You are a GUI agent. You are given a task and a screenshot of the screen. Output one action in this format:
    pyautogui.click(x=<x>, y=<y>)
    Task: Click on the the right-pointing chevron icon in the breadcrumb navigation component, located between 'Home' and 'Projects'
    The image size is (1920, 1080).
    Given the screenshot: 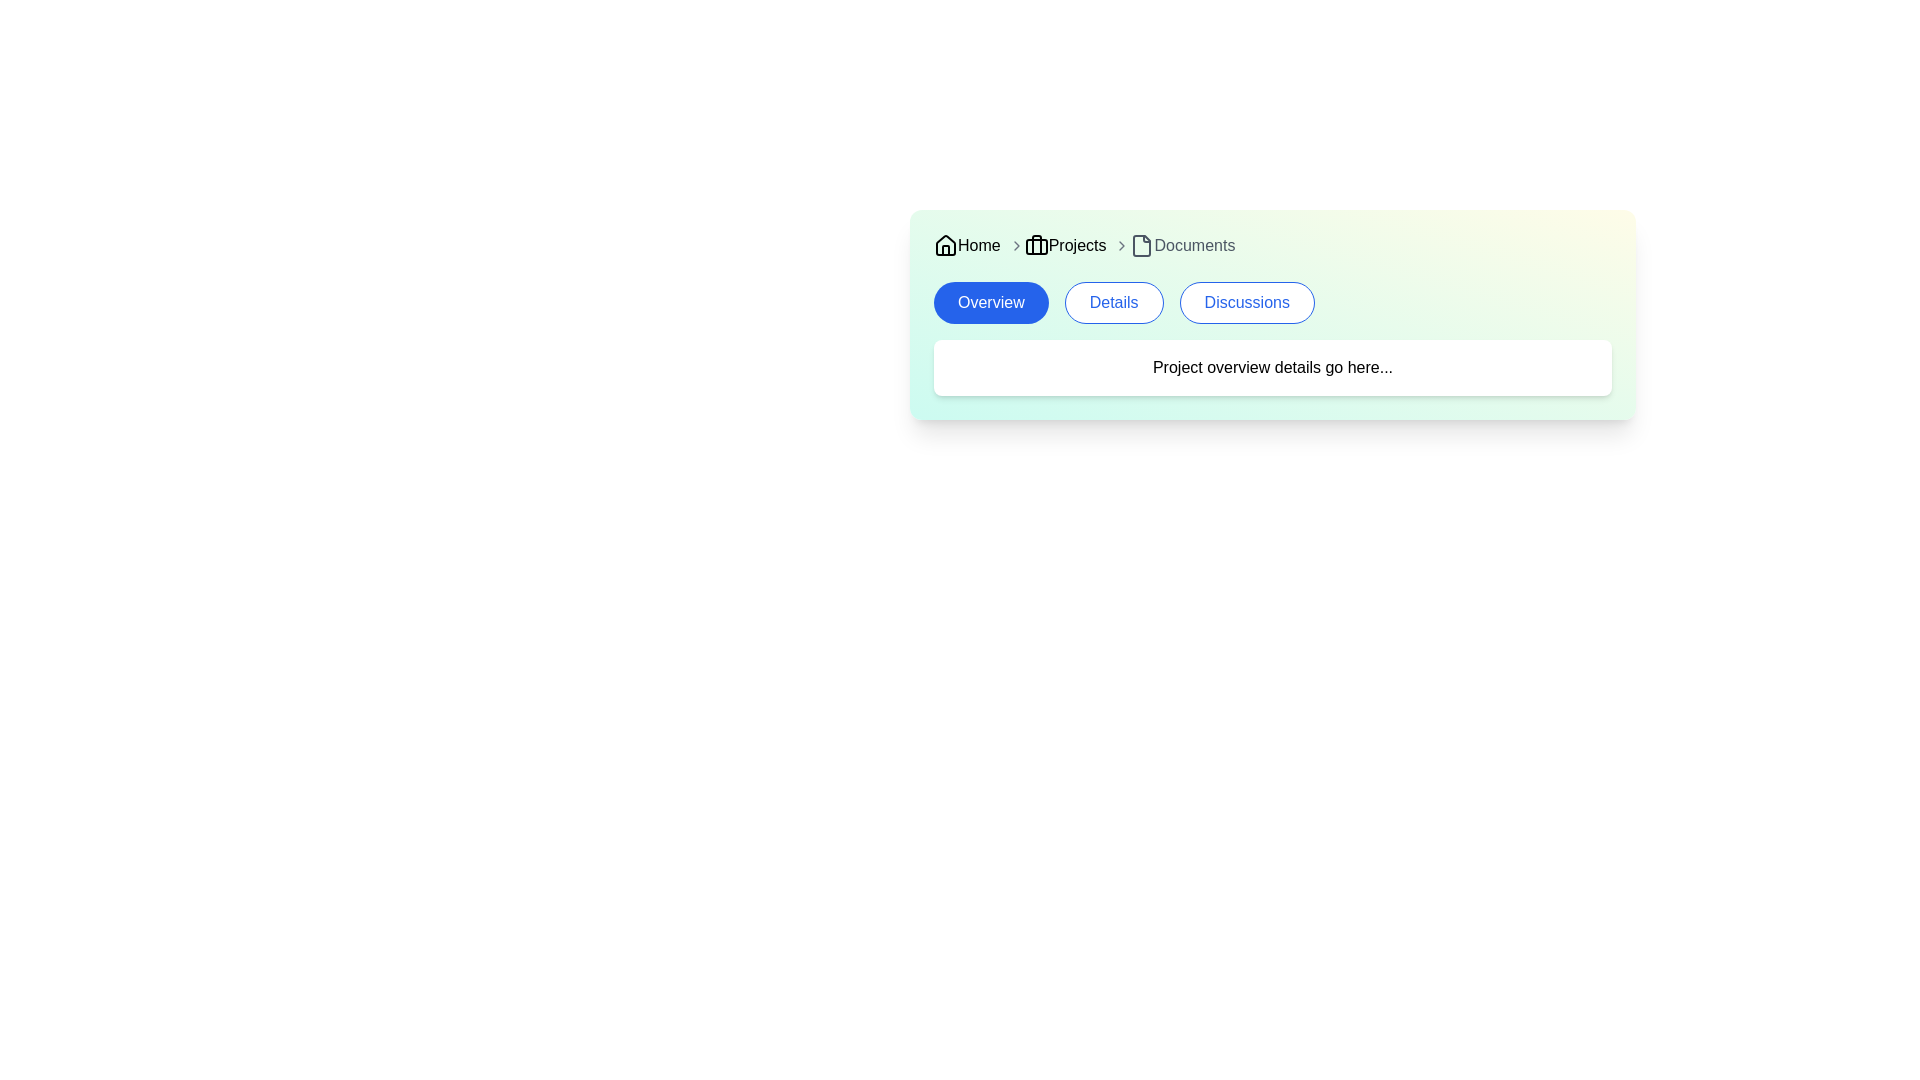 What is the action you would take?
    pyautogui.click(x=1016, y=245)
    